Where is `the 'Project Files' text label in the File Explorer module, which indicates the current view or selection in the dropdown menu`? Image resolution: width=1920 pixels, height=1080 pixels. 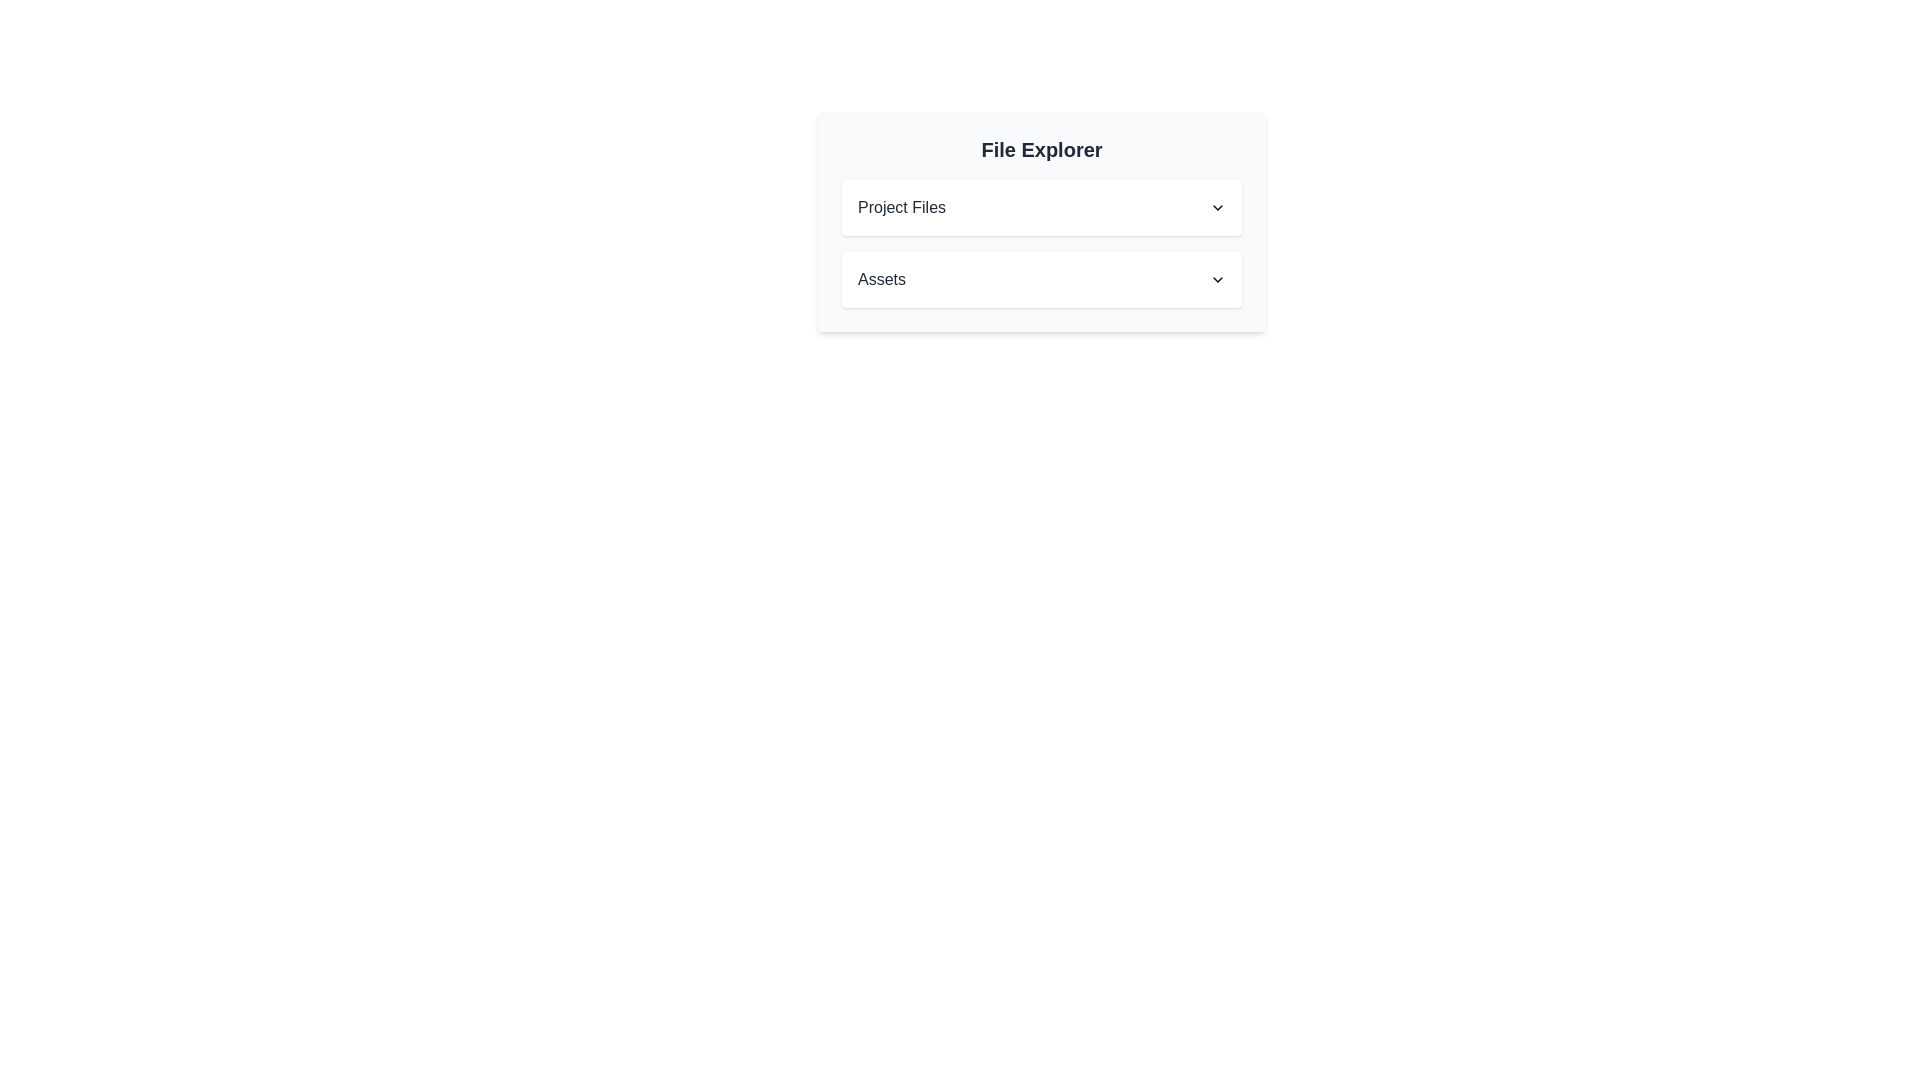
the 'Project Files' text label in the File Explorer module, which indicates the current view or selection in the dropdown menu is located at coordinates (901, 208).